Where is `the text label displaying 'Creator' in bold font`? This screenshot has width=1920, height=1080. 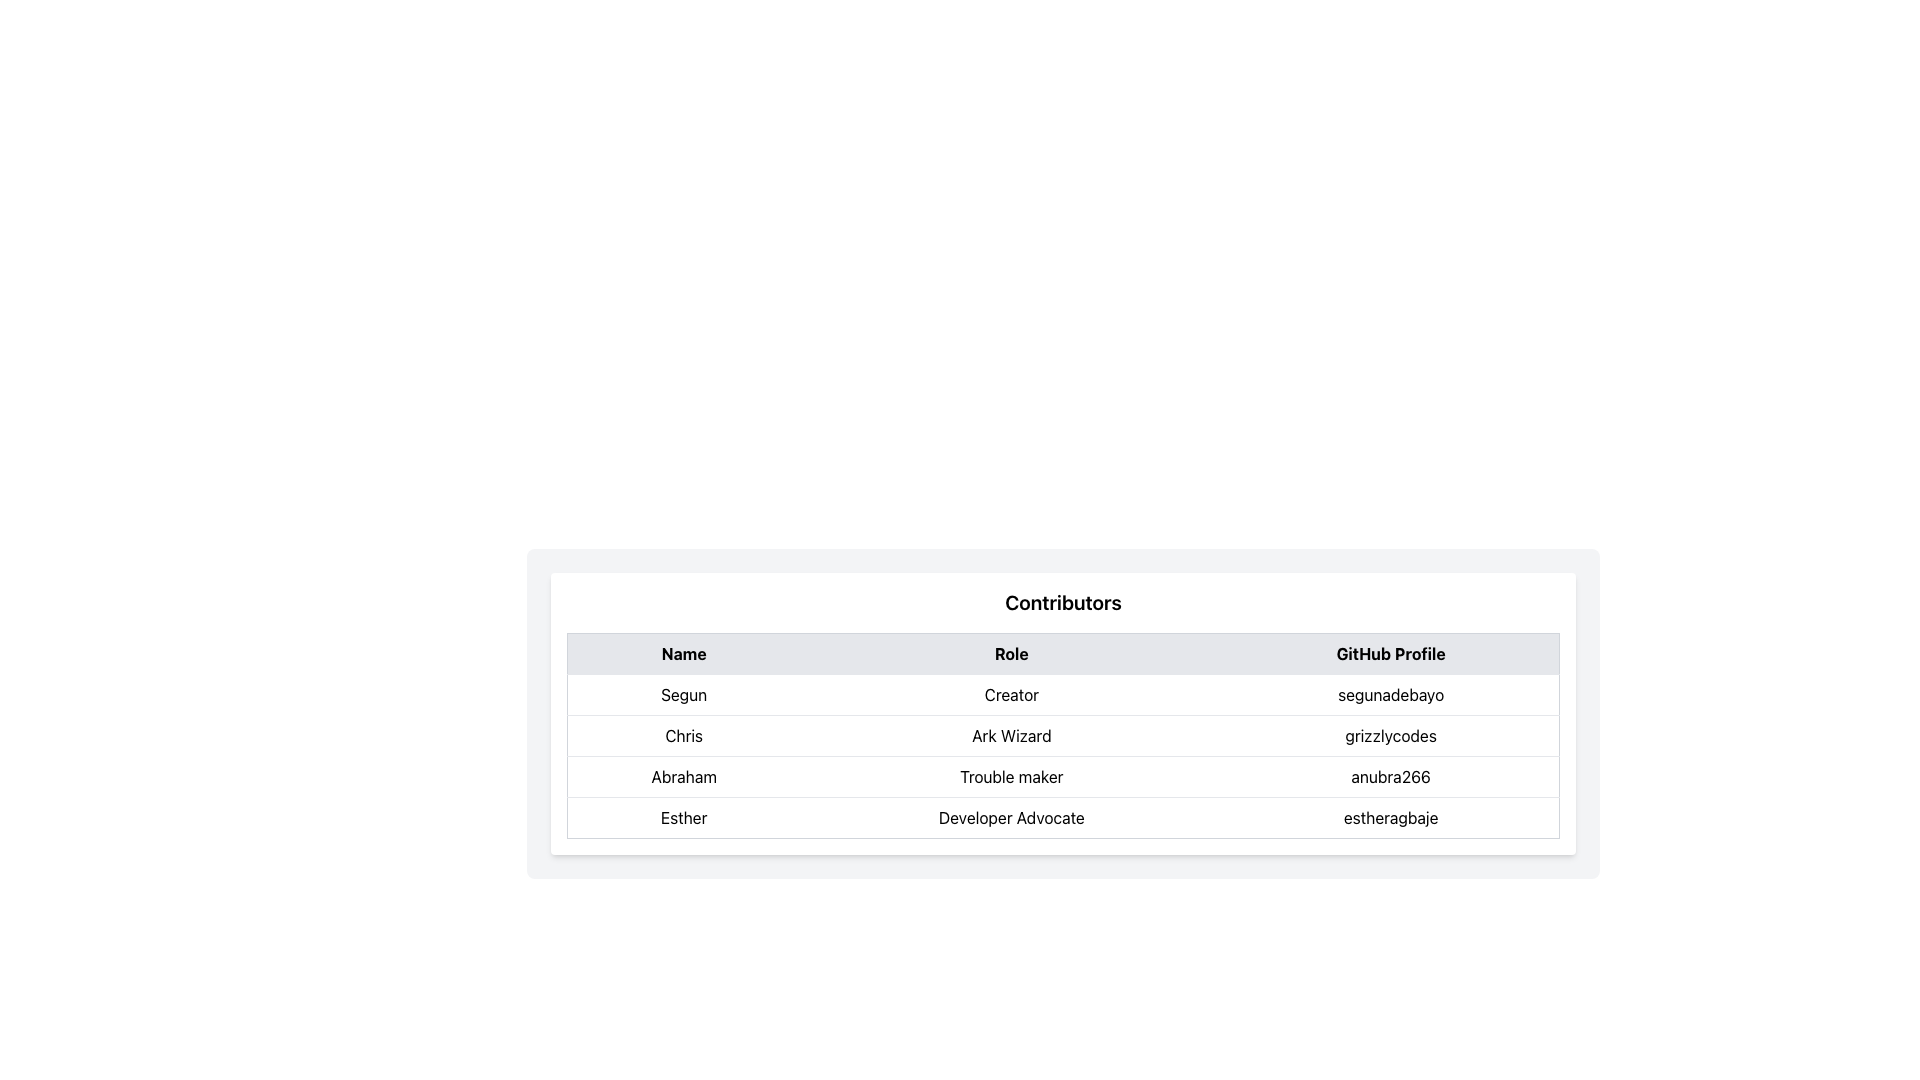 the text label displaying 'Creator' in bold font is located at coordinates (1011, 693).